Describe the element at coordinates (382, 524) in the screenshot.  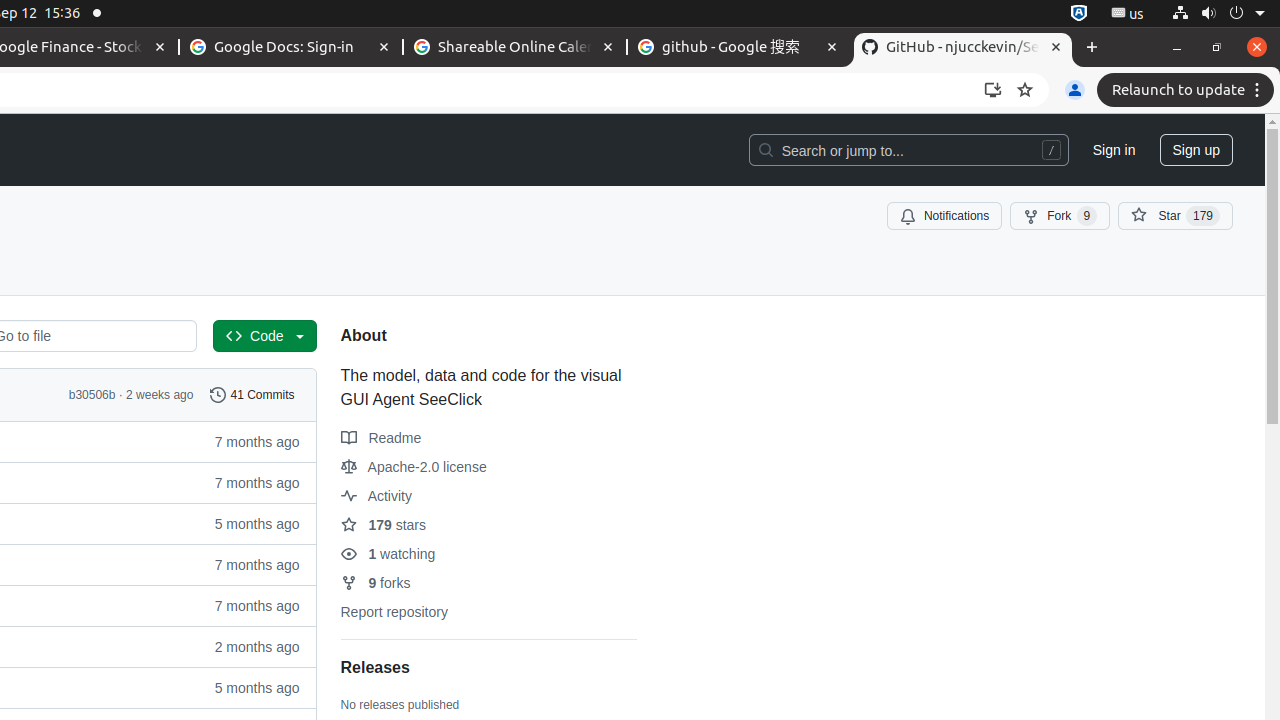
I see `'179 stars'` at that location.